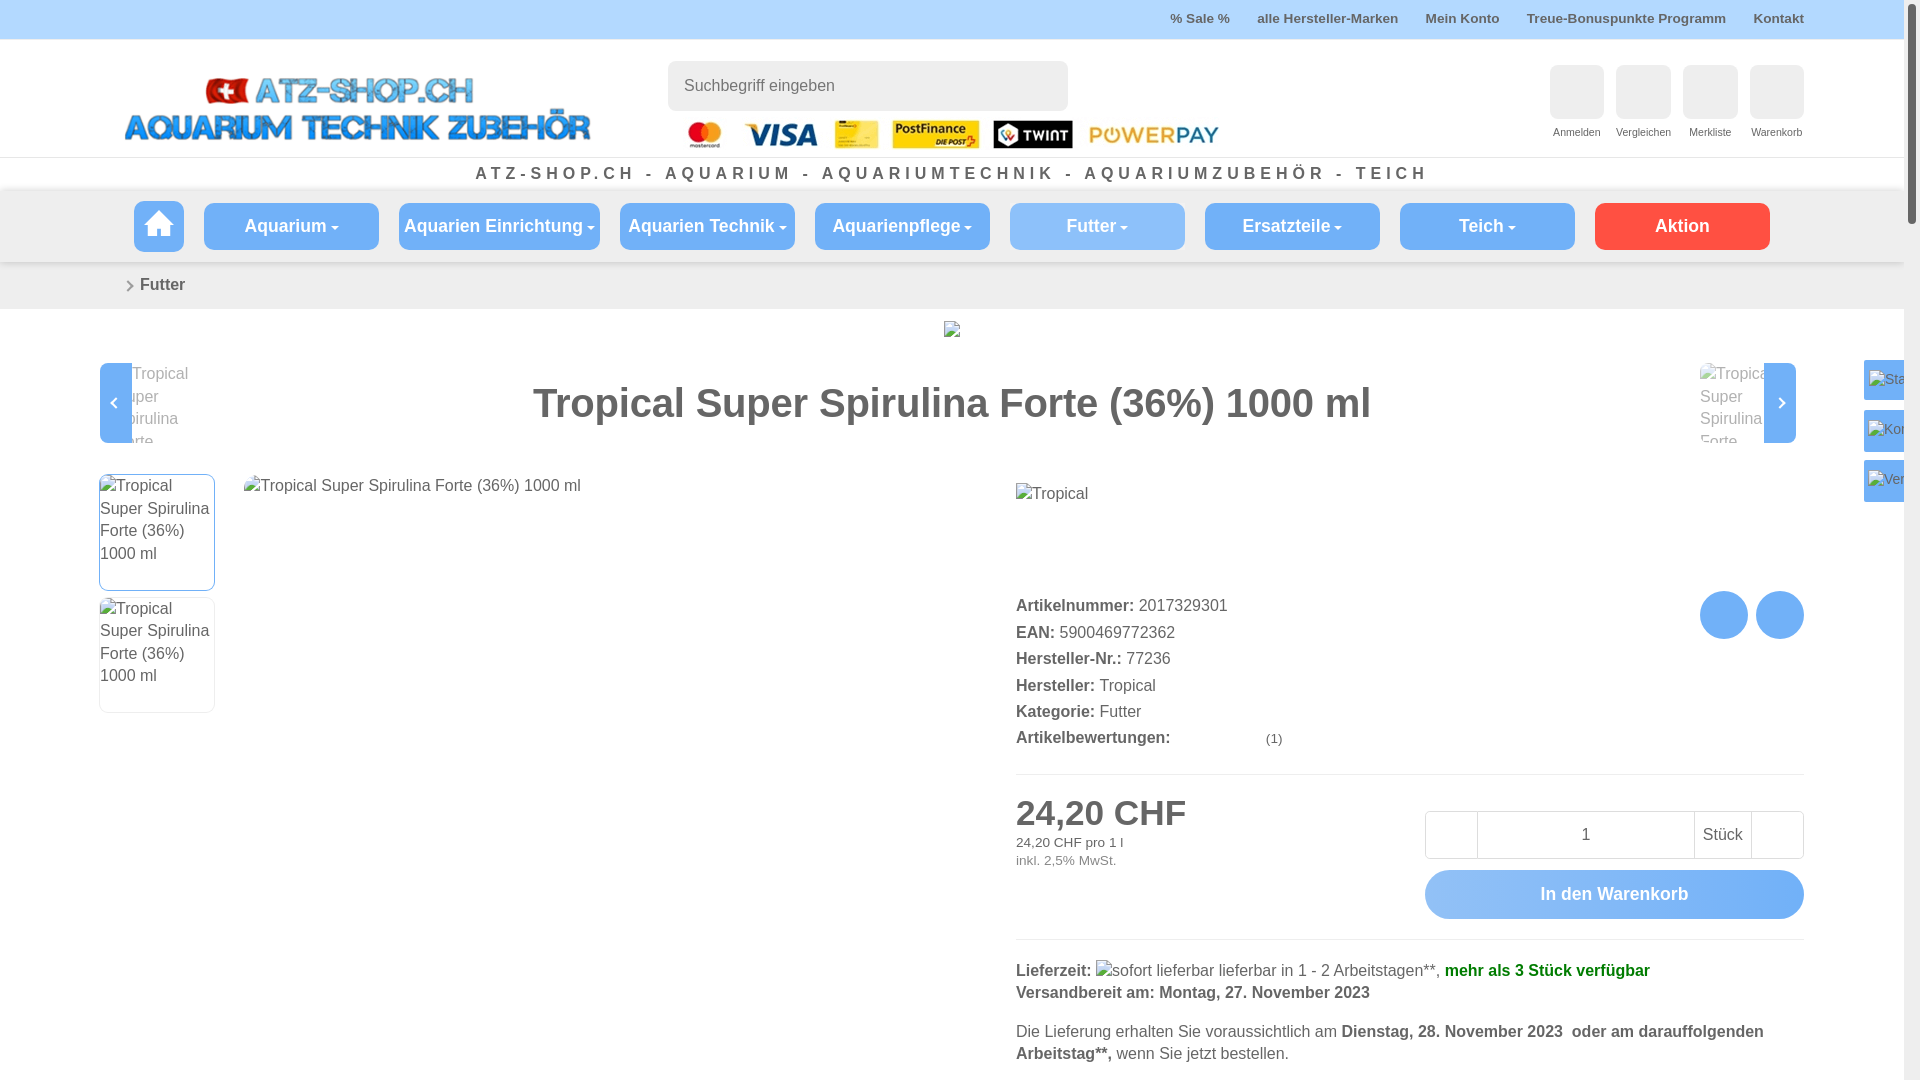  I want to click on 'Aquarien Einrichtung', so click(499, 225).